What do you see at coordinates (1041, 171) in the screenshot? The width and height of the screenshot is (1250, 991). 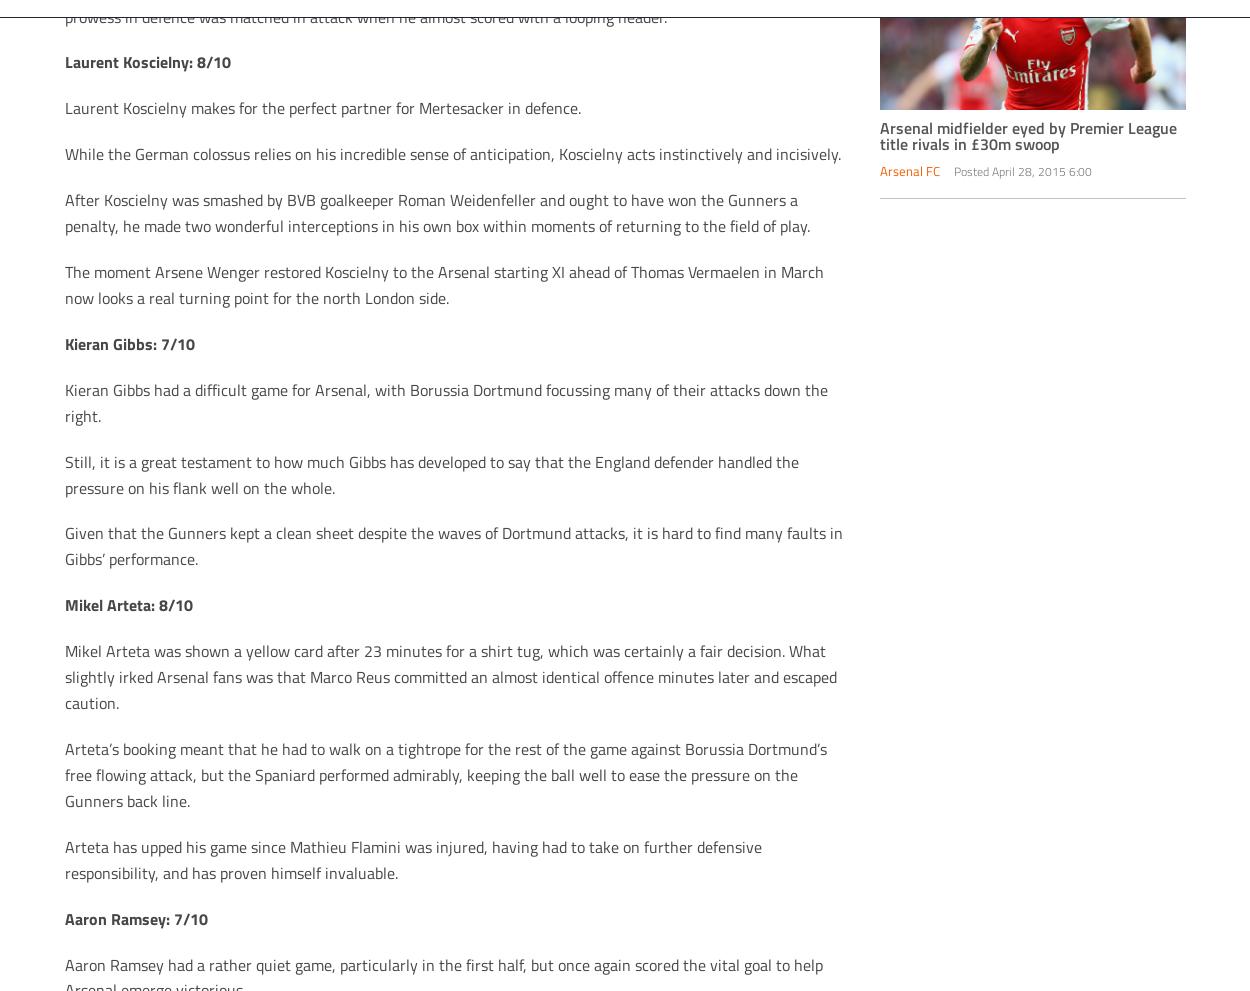 I see `'April 28, 2015 6:00'` at bounding box center [1041, 171].